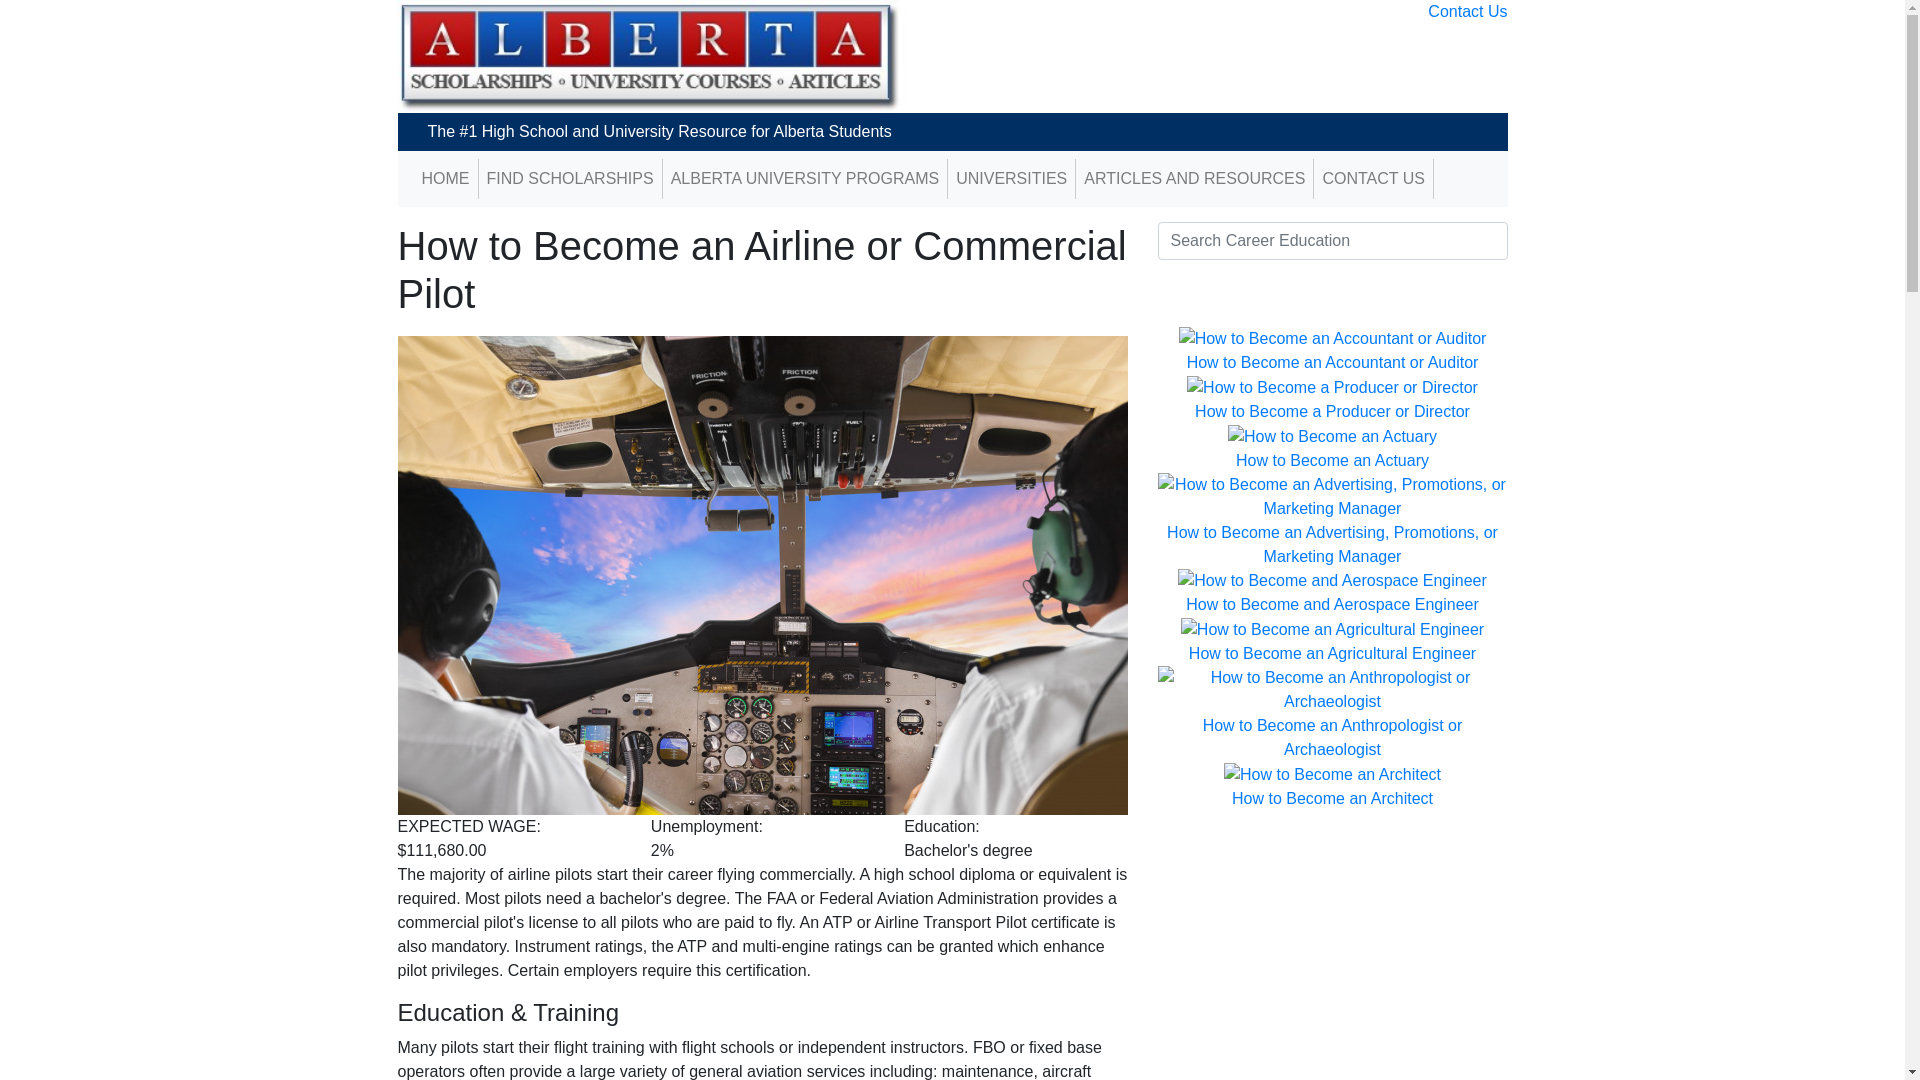 The image size is (1920, 1080). Describe the element at coordinates (1467, 11) in the screenshot. I see `'Contact Us'` at that location.